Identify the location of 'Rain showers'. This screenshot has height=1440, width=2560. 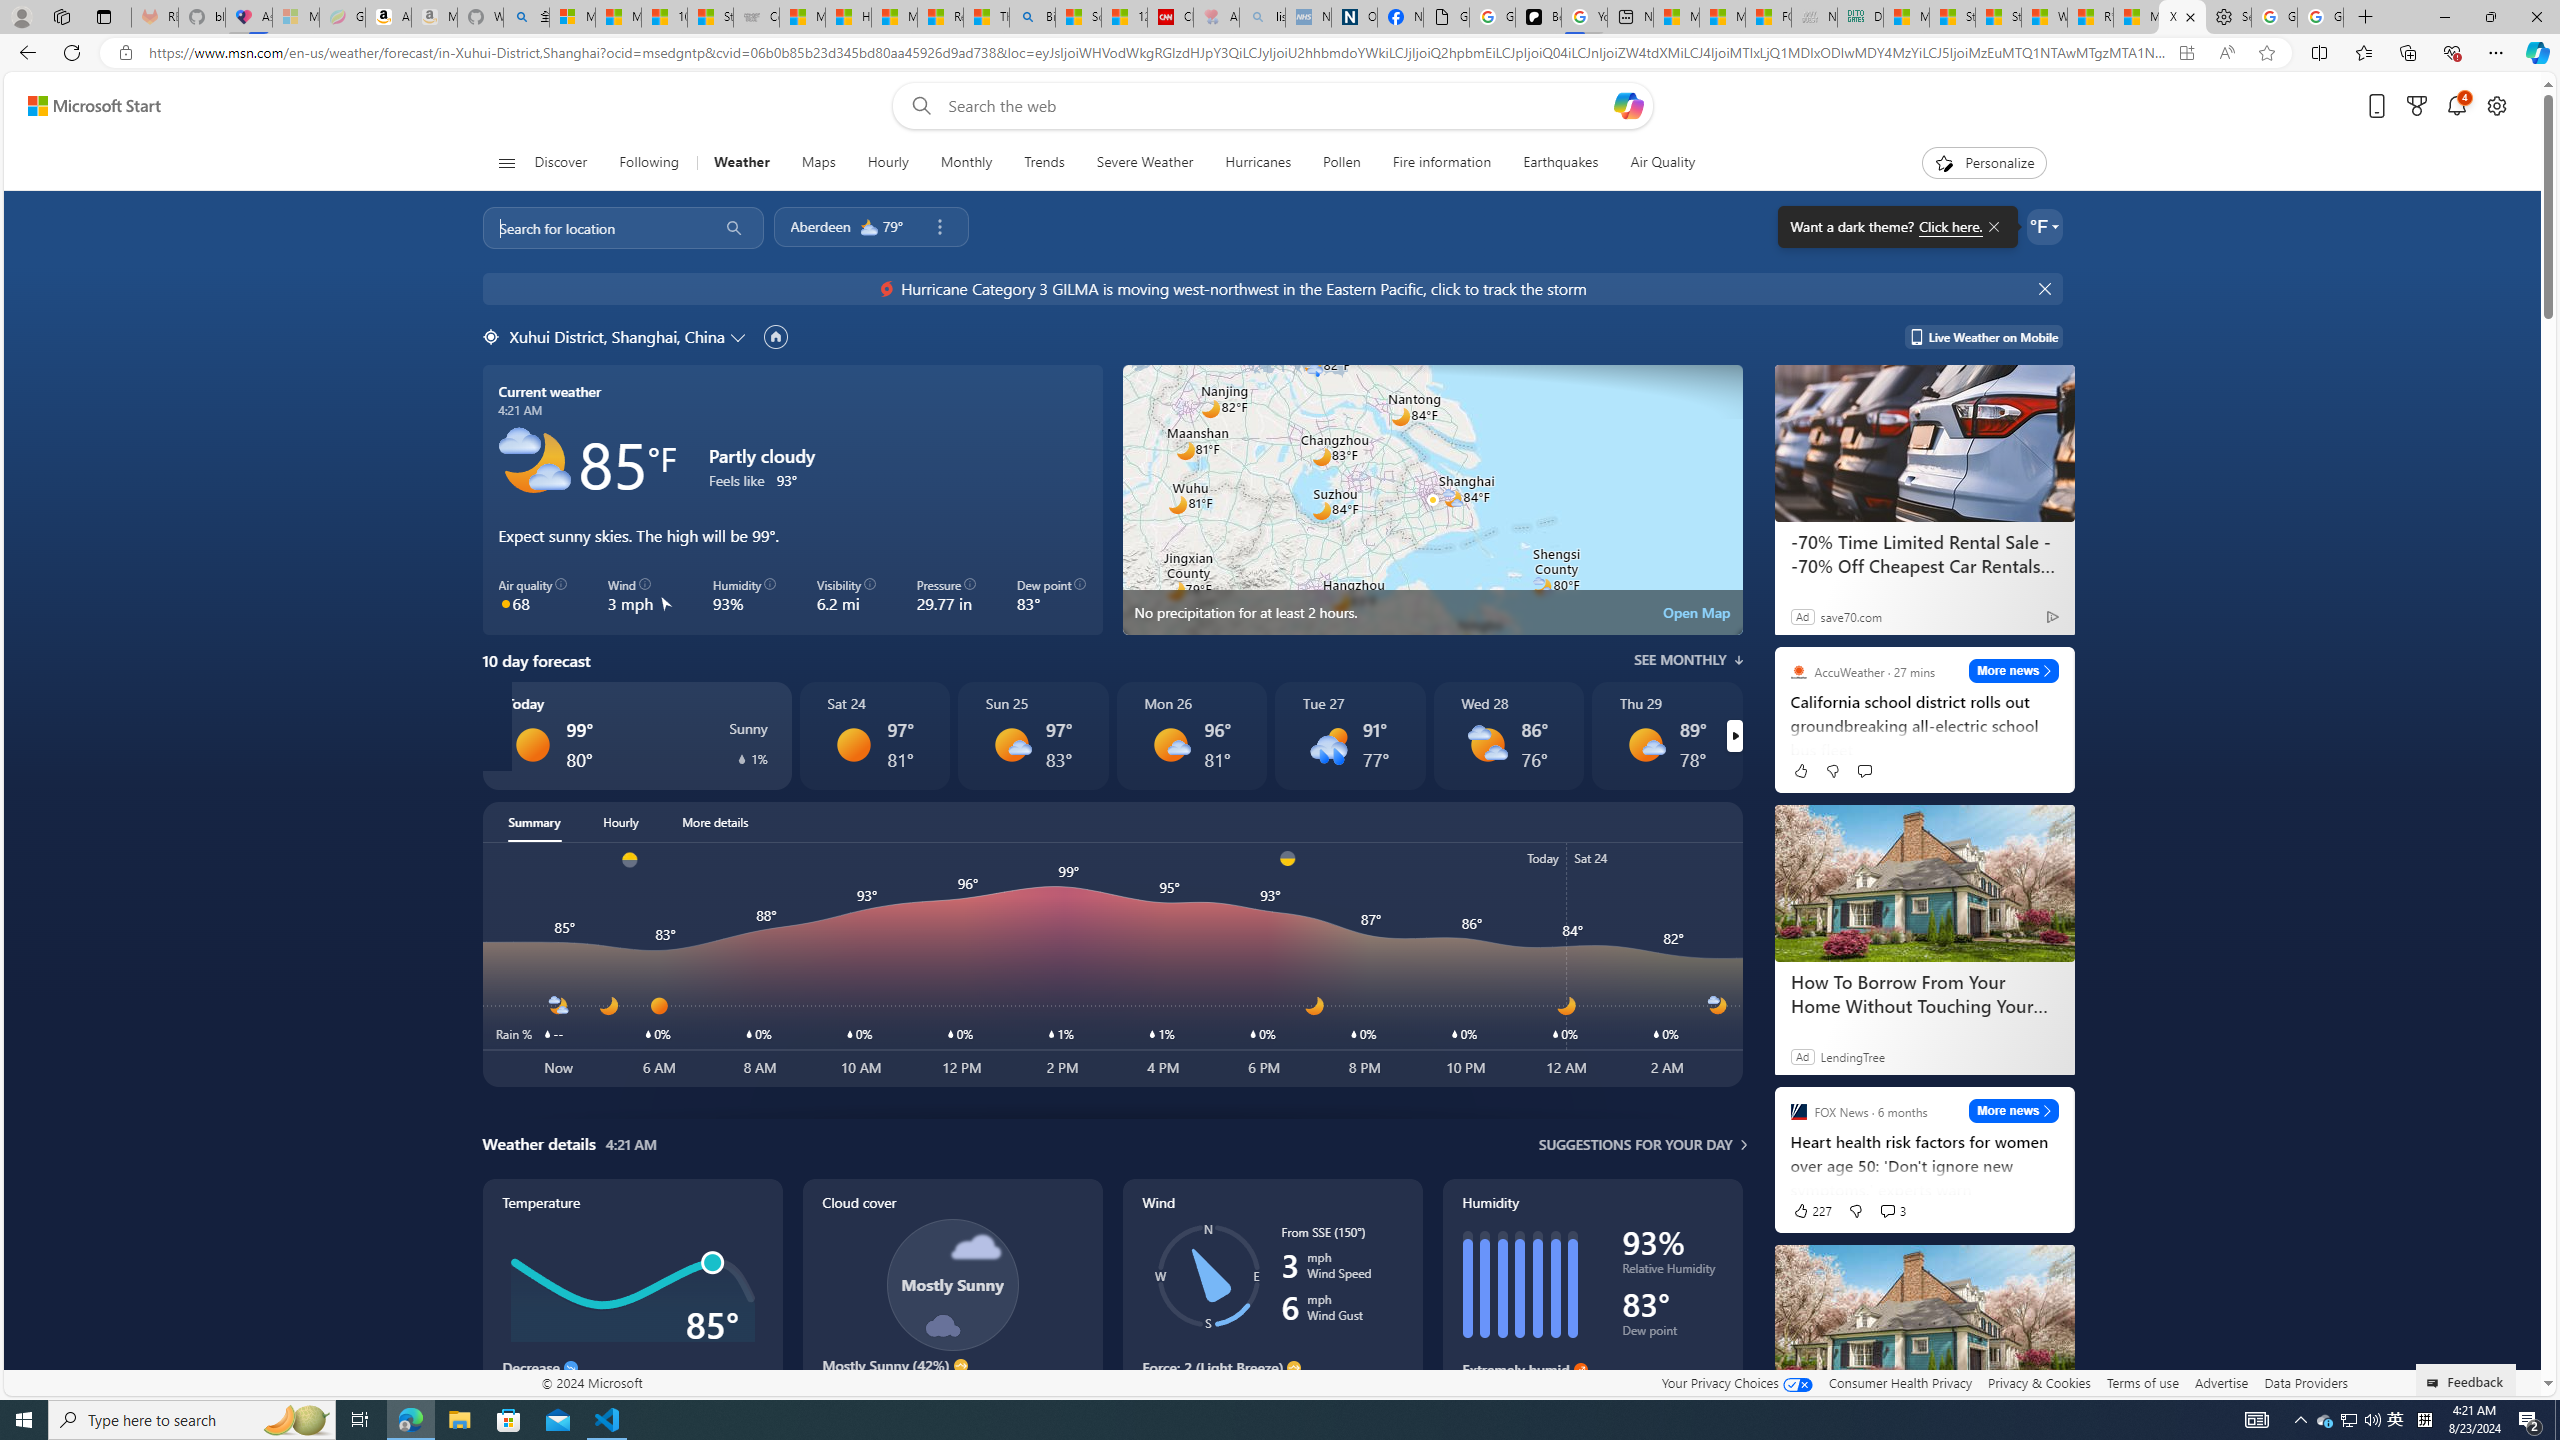
(1328, 743).